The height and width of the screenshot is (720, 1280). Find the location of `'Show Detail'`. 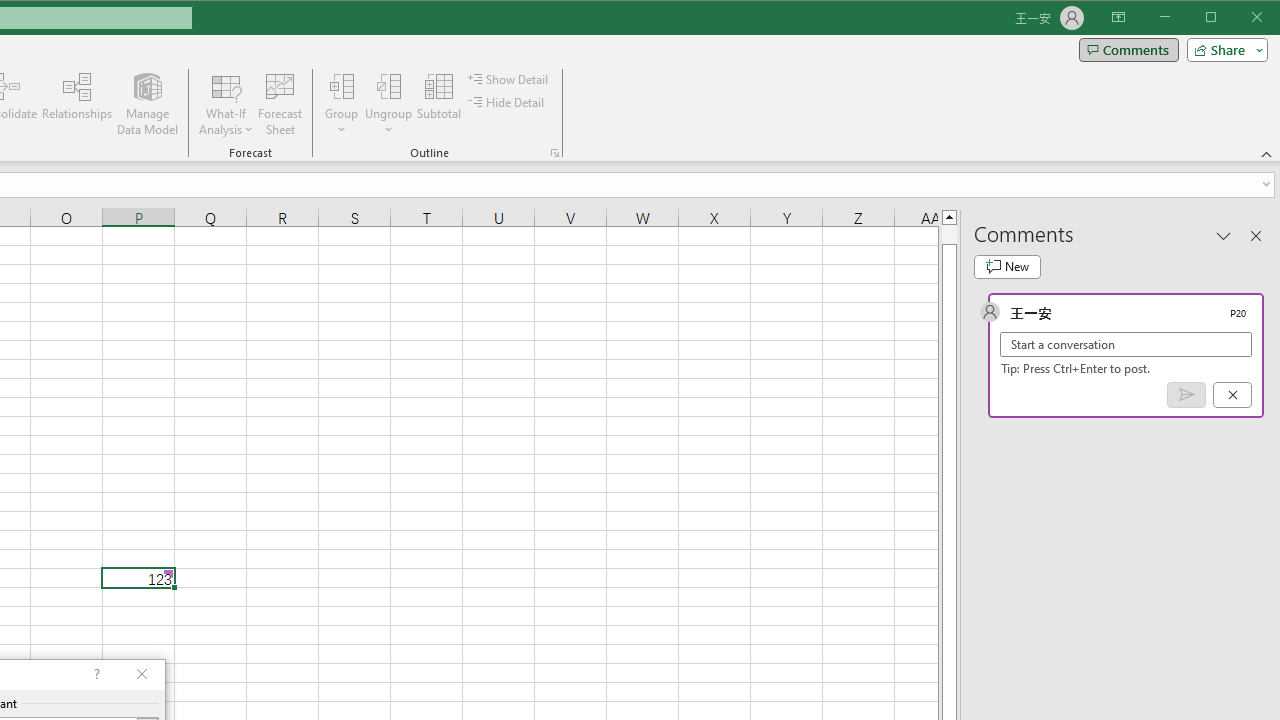

'Show Detail' is located at coordinates (509, 78).